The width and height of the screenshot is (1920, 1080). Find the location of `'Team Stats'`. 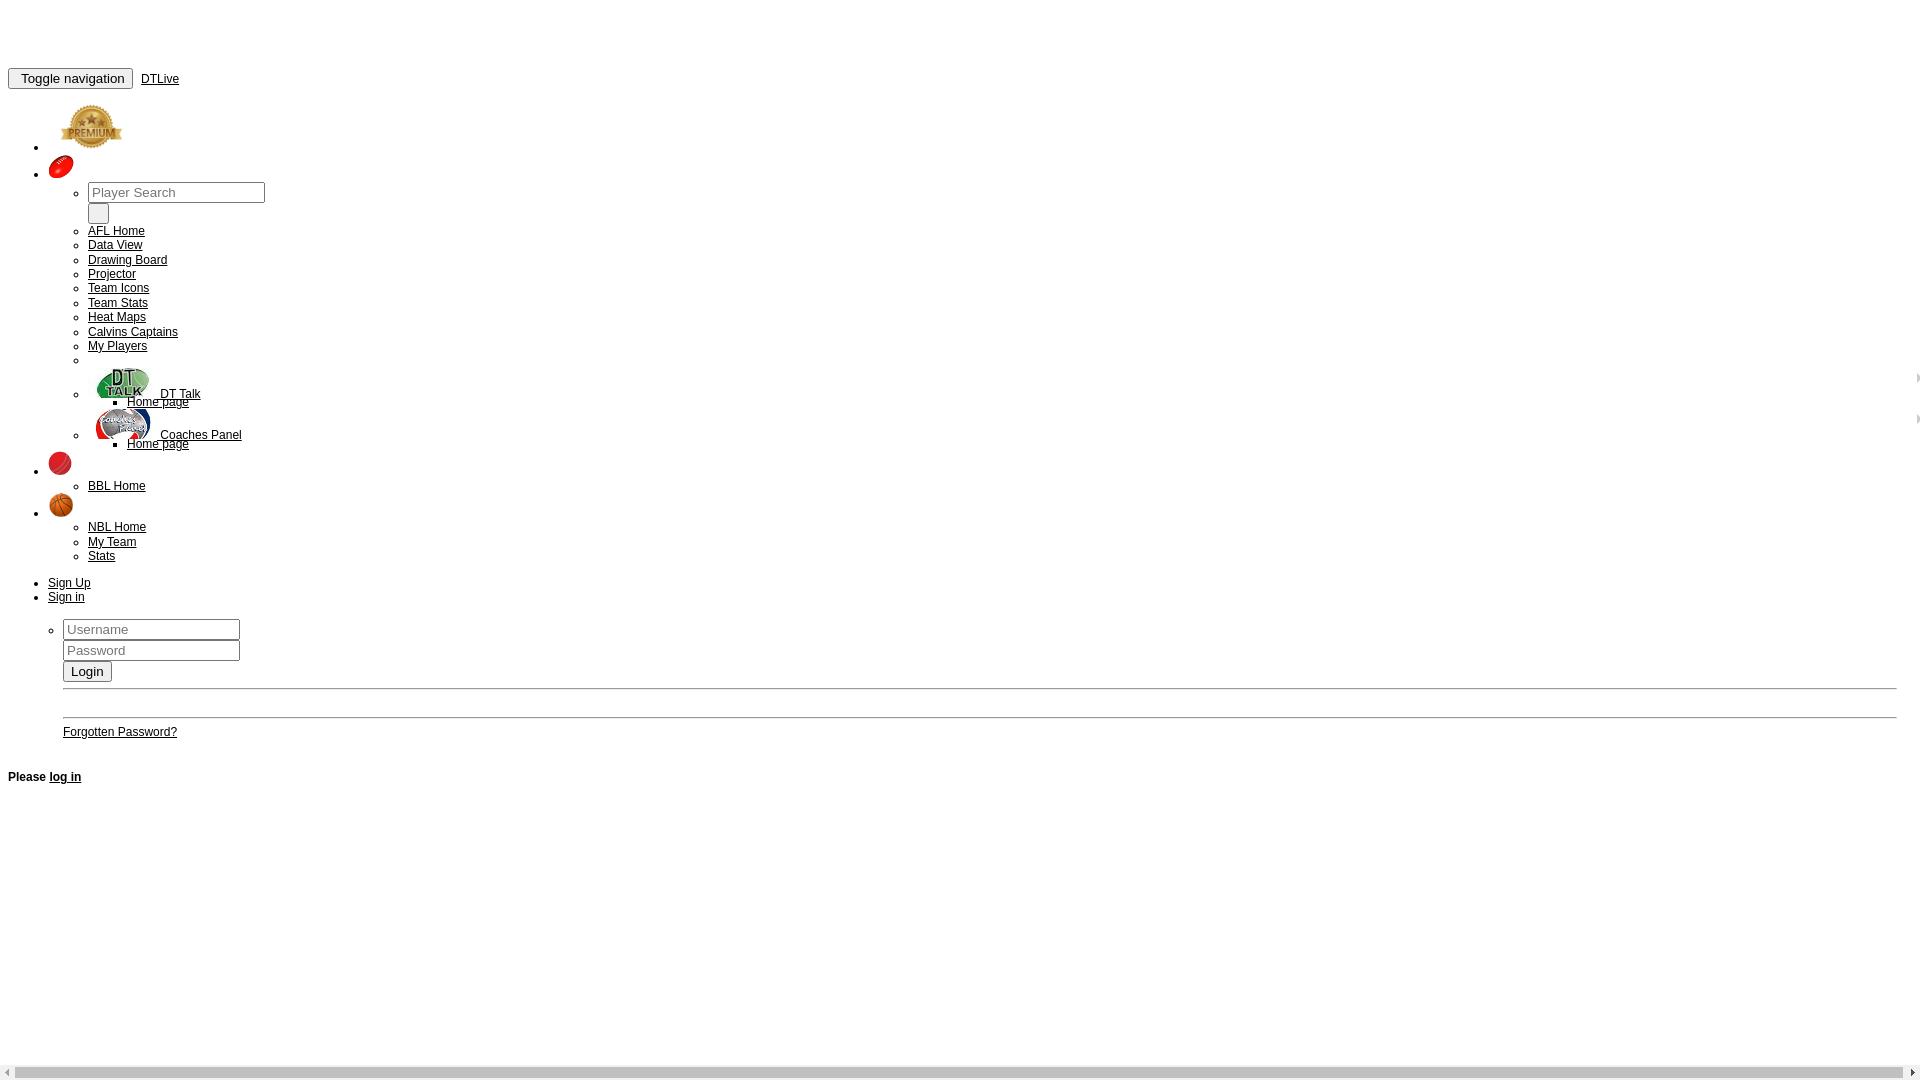

'Team Stats' is located at coordinates (117, 303).